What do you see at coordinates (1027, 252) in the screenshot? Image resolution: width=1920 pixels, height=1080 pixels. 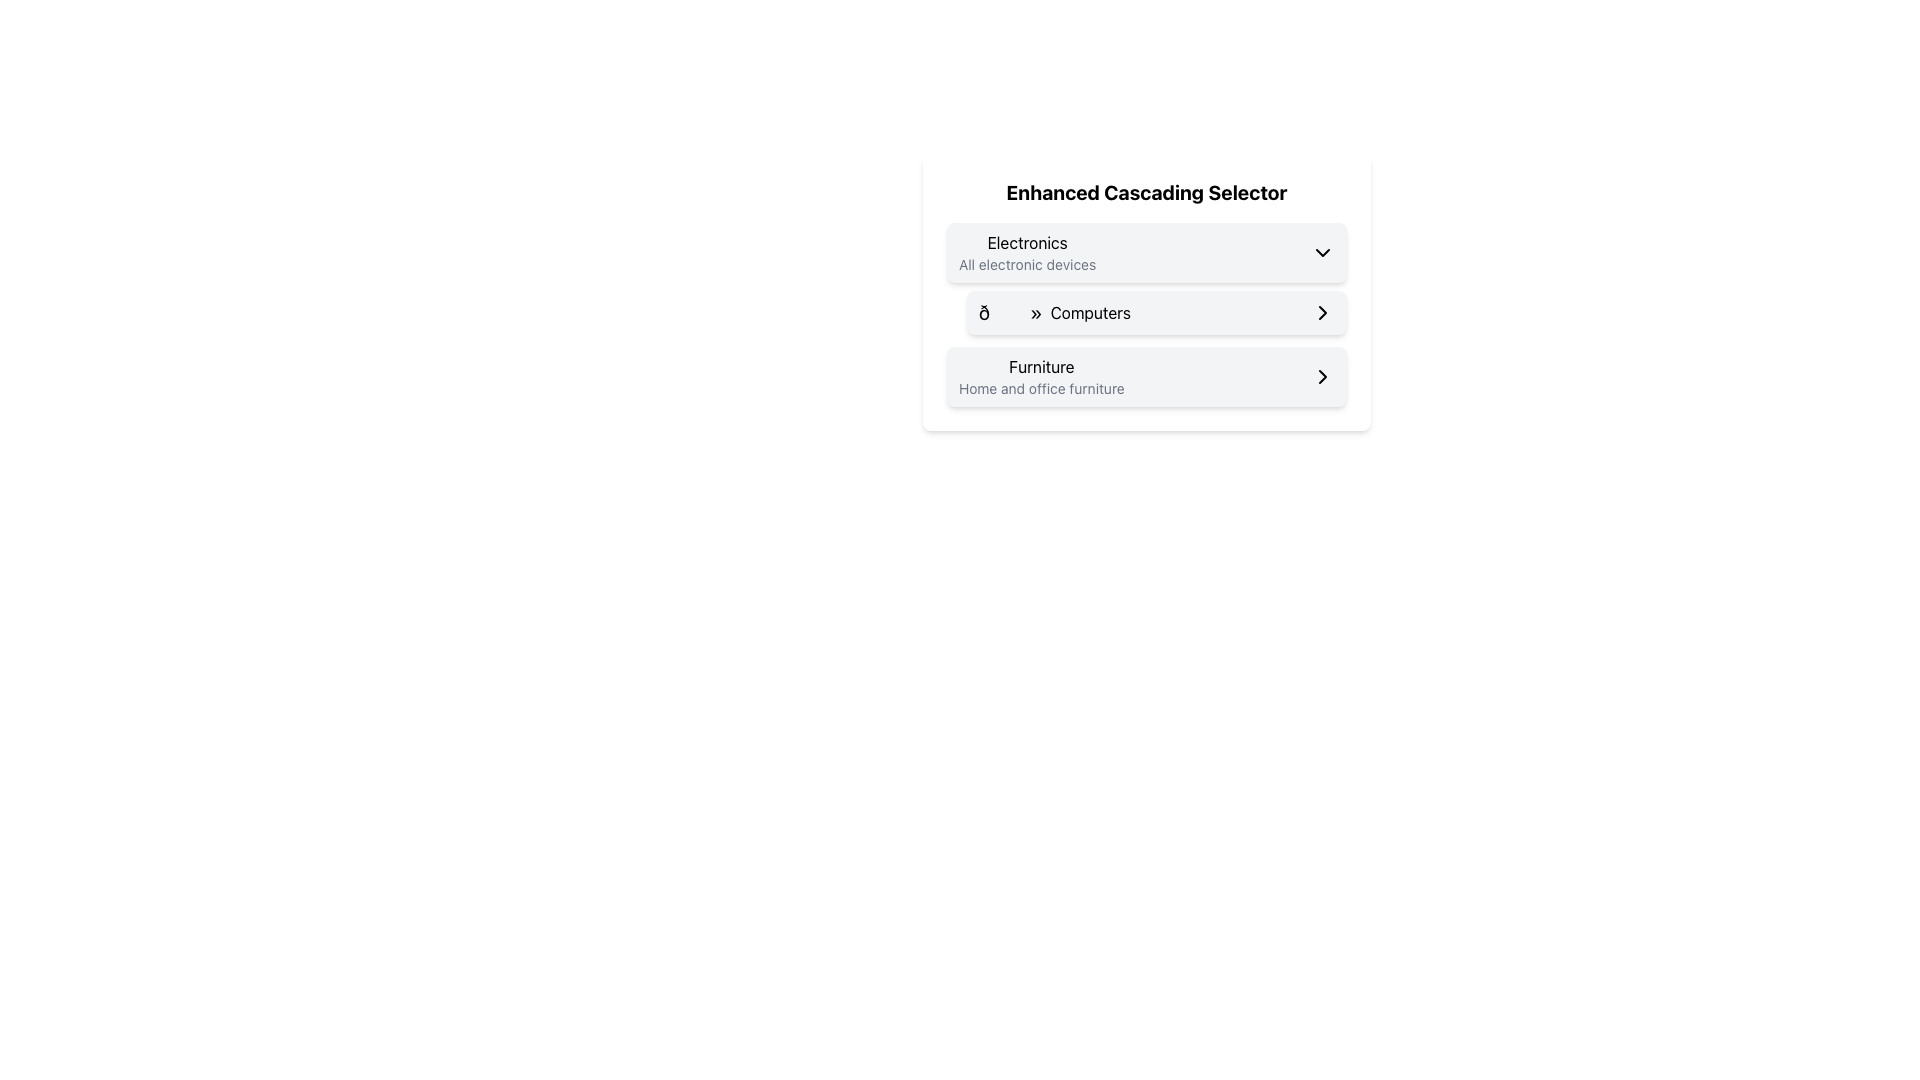 I see `the label titled 'Electronics' which contains the description 'All electronic devices', positioned at the top of a vertical stack of options` at bounding box center [1027, 252].